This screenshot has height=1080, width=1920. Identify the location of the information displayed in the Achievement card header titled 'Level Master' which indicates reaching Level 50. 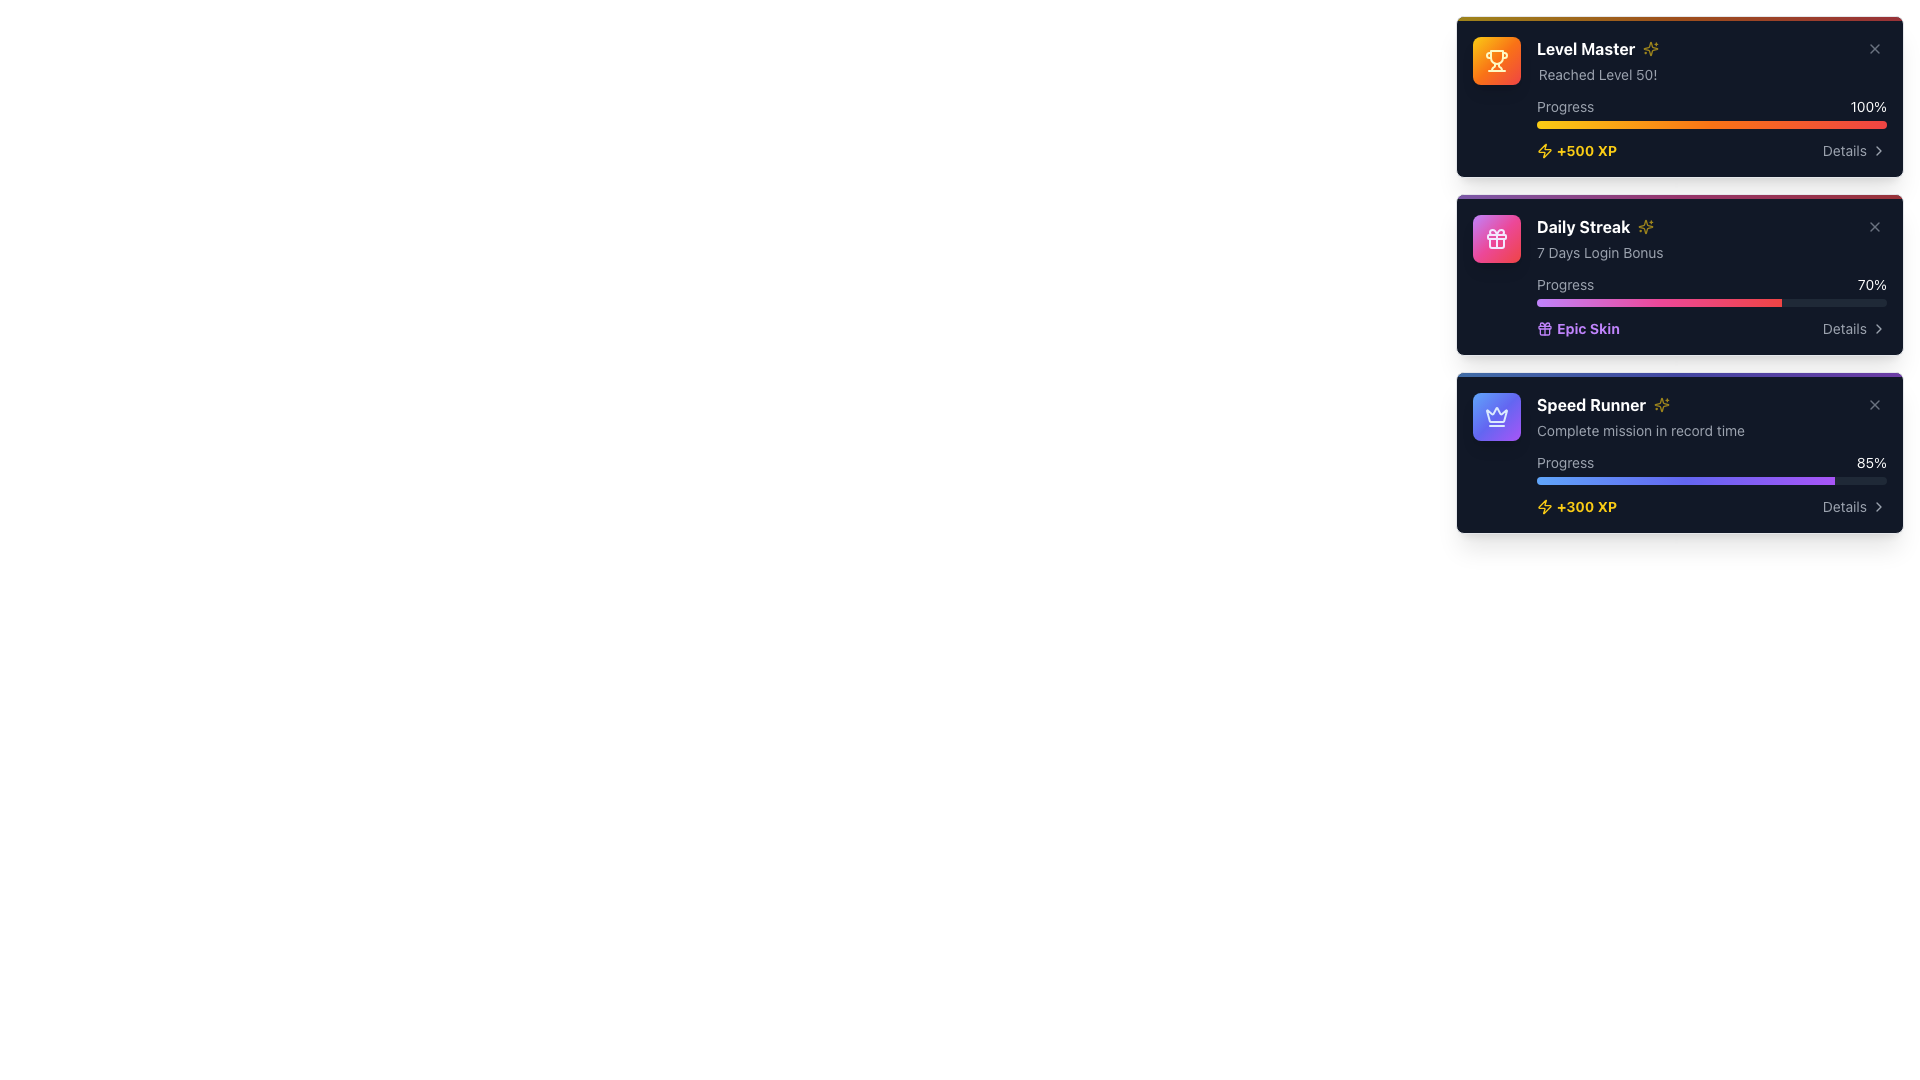
(1711, 60).